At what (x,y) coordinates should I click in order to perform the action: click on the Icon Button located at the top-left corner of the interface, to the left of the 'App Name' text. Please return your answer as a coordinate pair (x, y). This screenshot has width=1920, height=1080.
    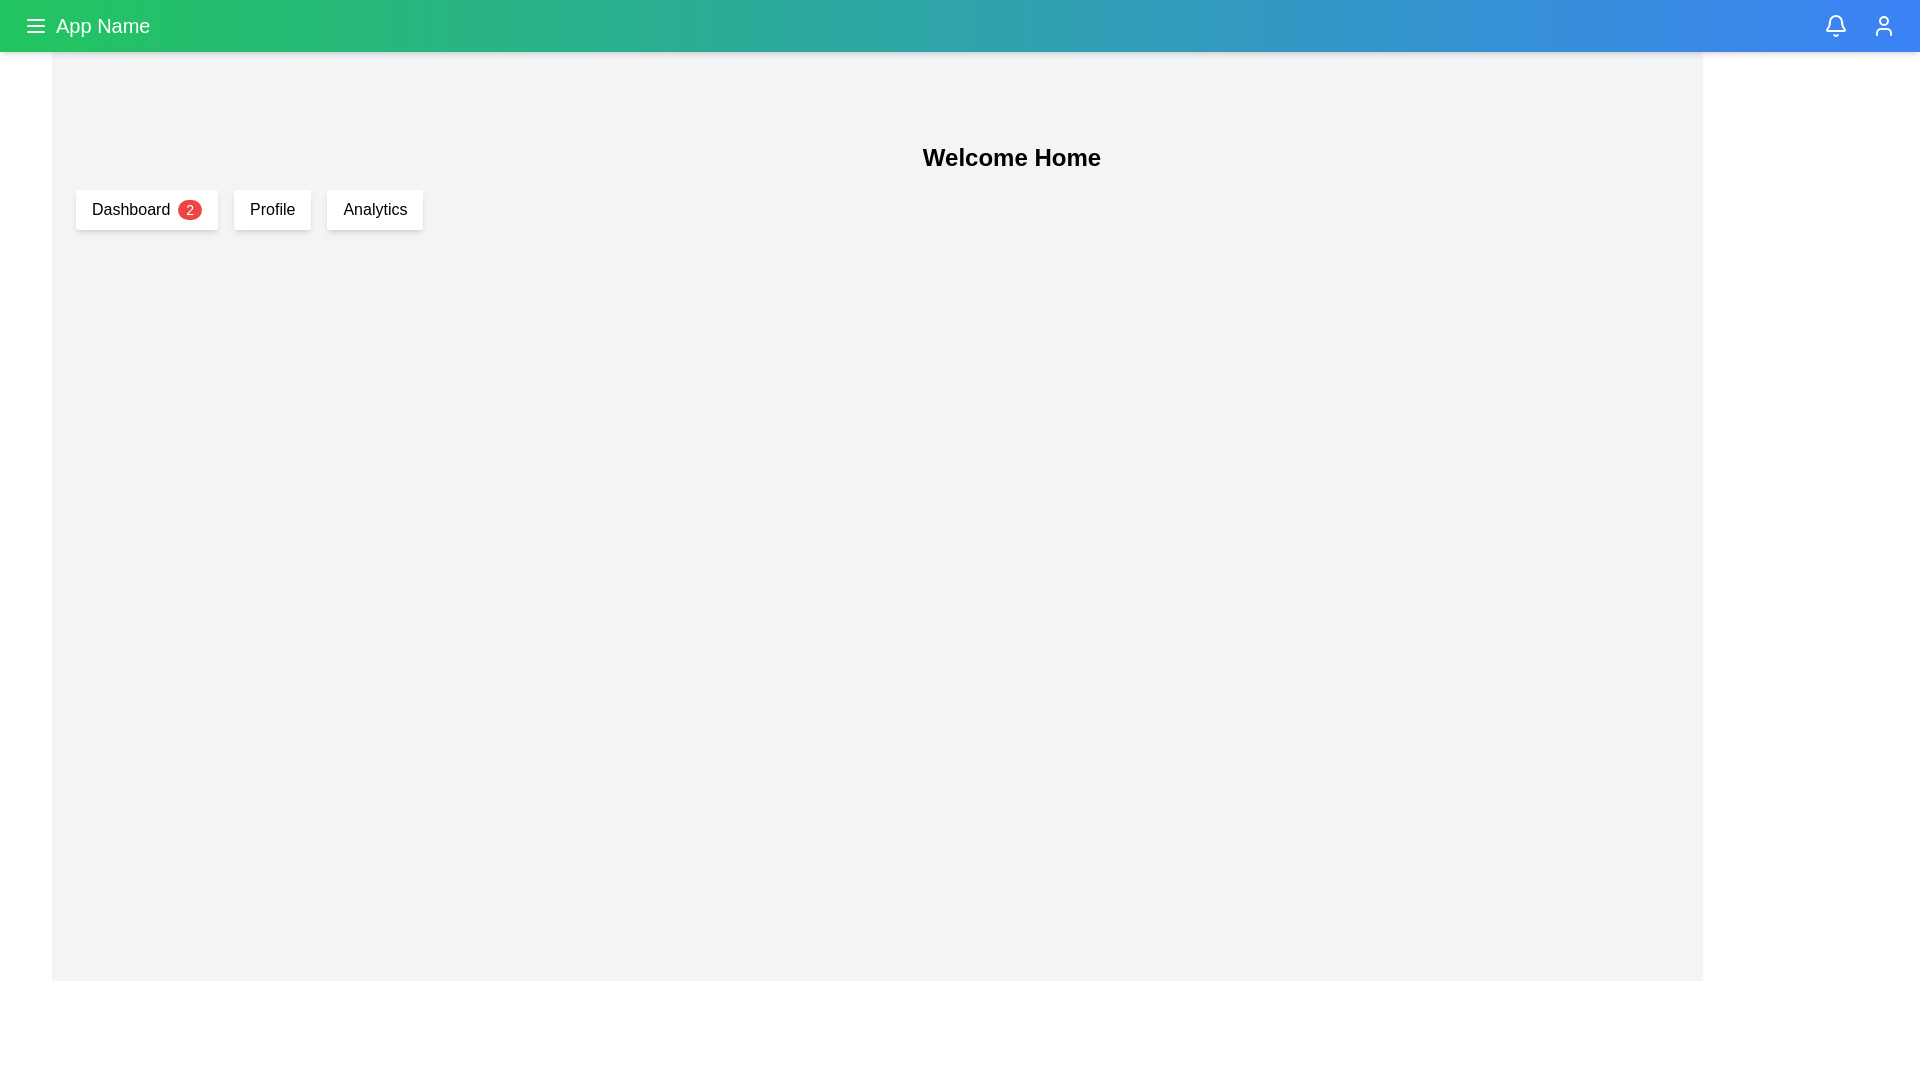
    Looking at the image, I should click on (35, 26).